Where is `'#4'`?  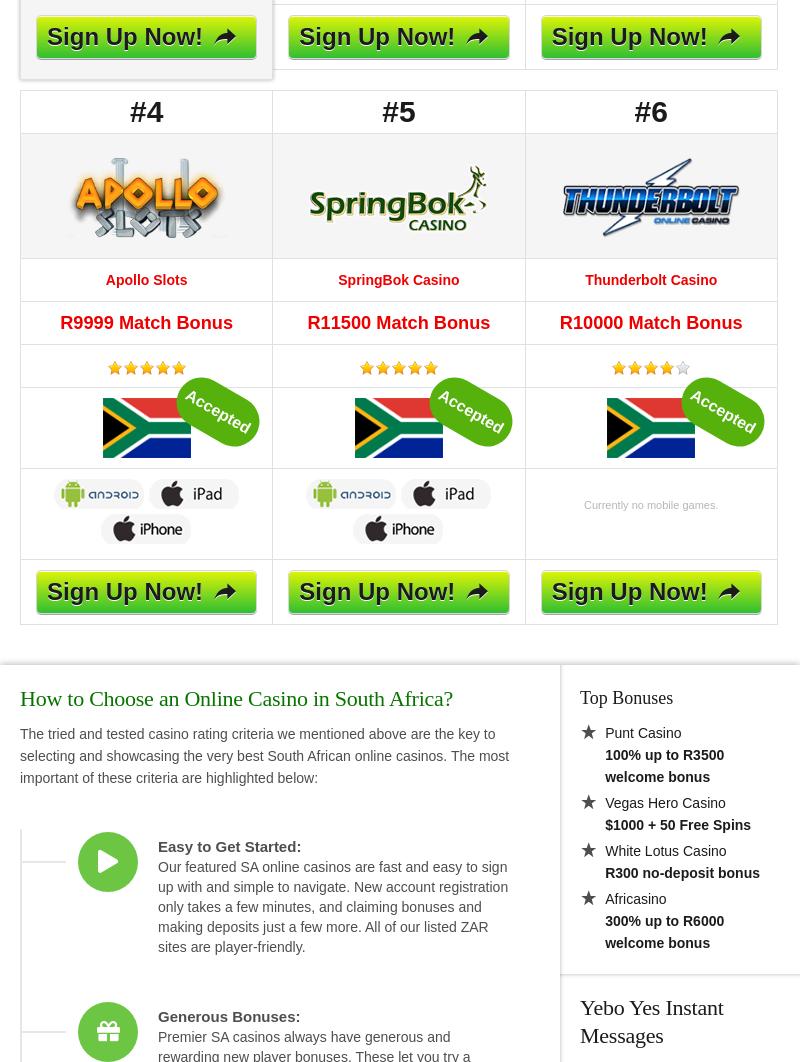 '#4' is located at coordinates (146, 111).